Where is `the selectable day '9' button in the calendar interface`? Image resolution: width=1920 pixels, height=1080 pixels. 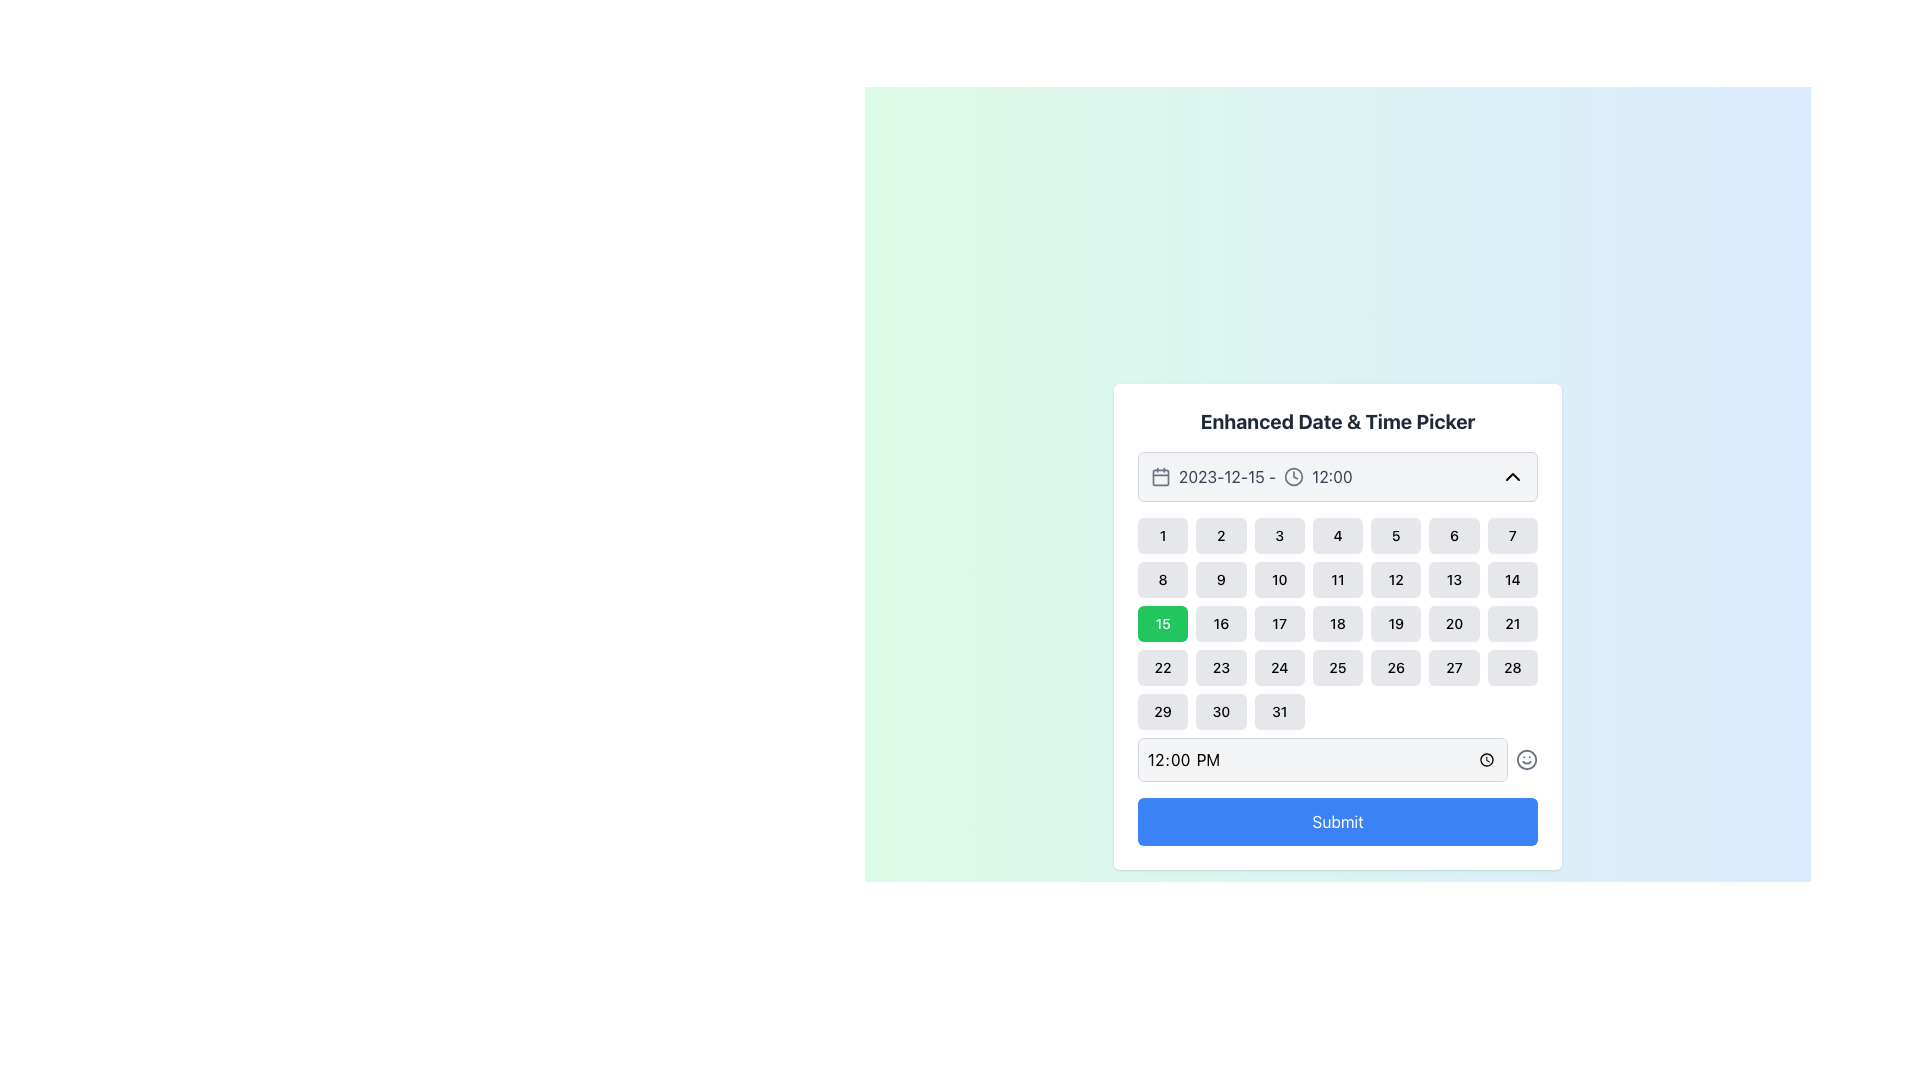 the selectable day '9' button in the calendar interface is located at coordinates (1220, 579).